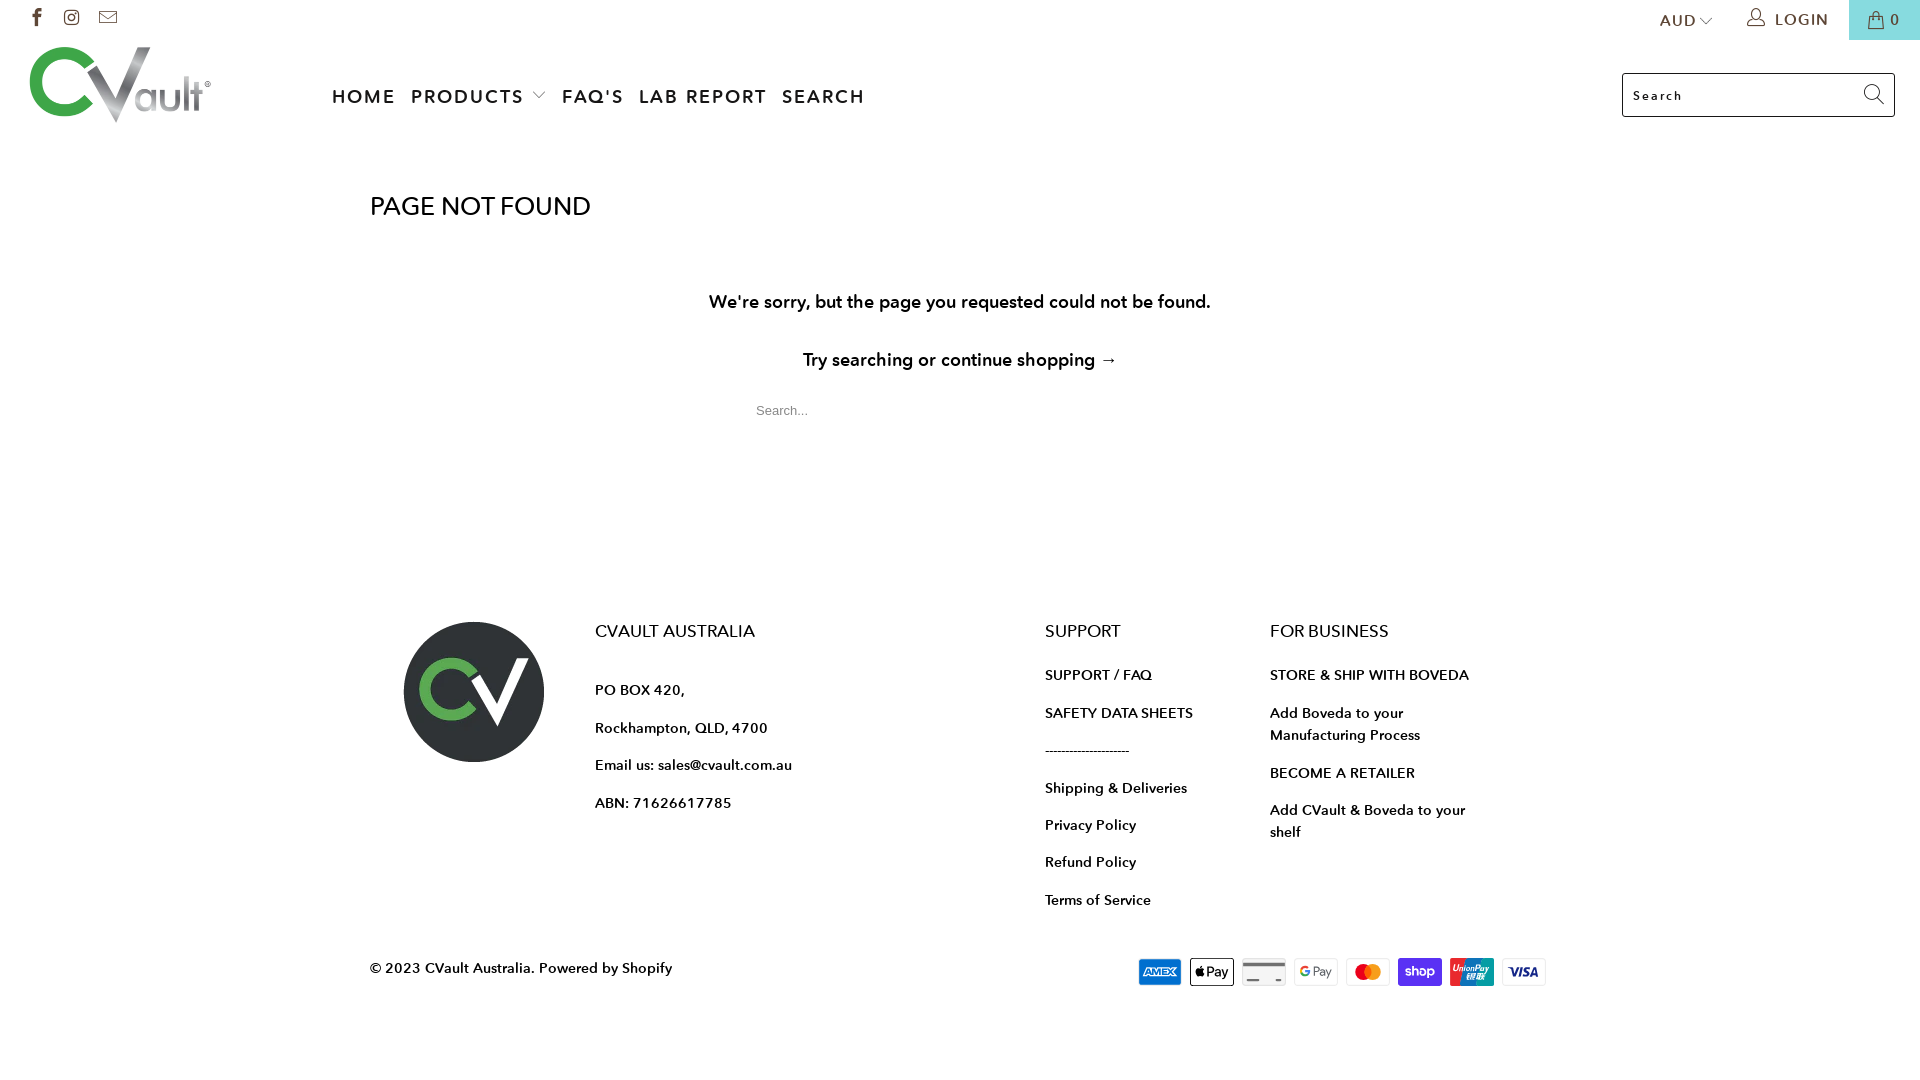  I want to click on 'HOME', so click(364, 96).